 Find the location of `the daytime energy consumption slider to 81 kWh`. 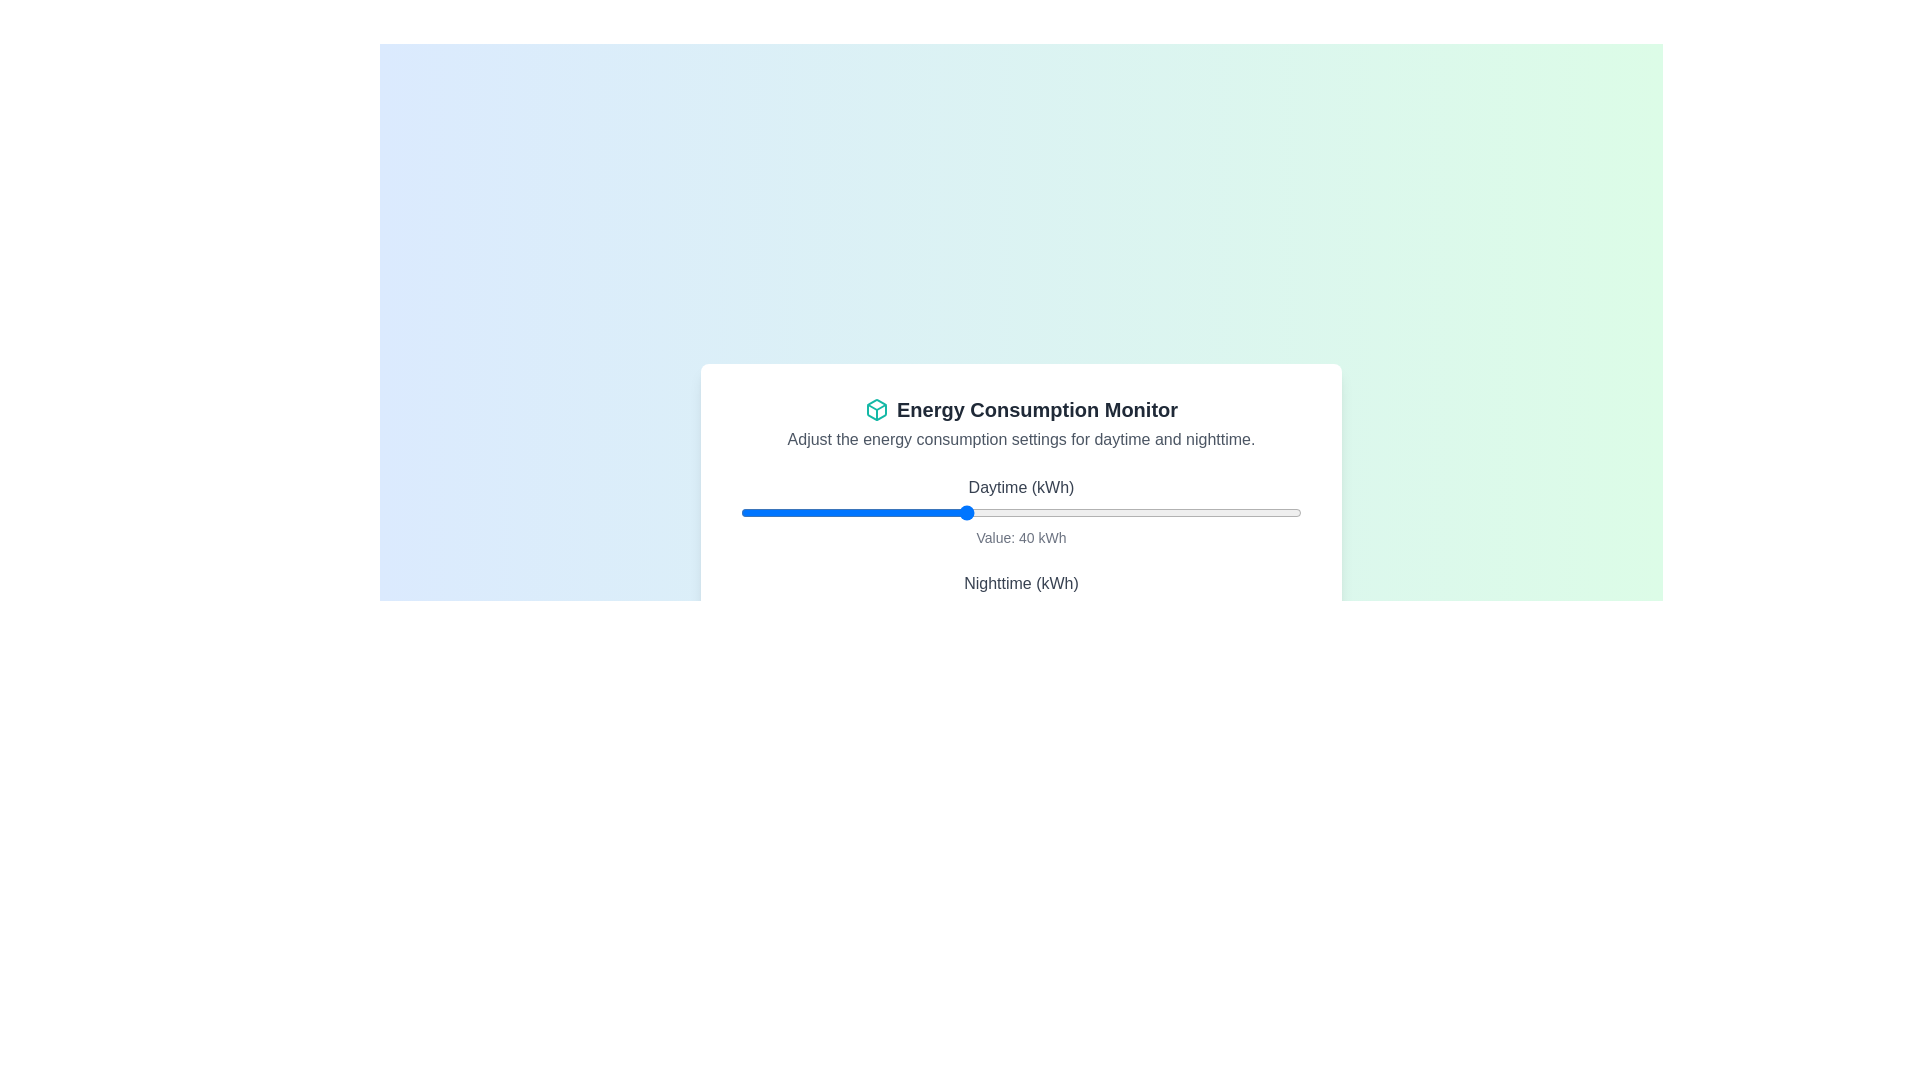

the daytime energy consumption slider to 81 kWh is located at coordinates (1195, 512).